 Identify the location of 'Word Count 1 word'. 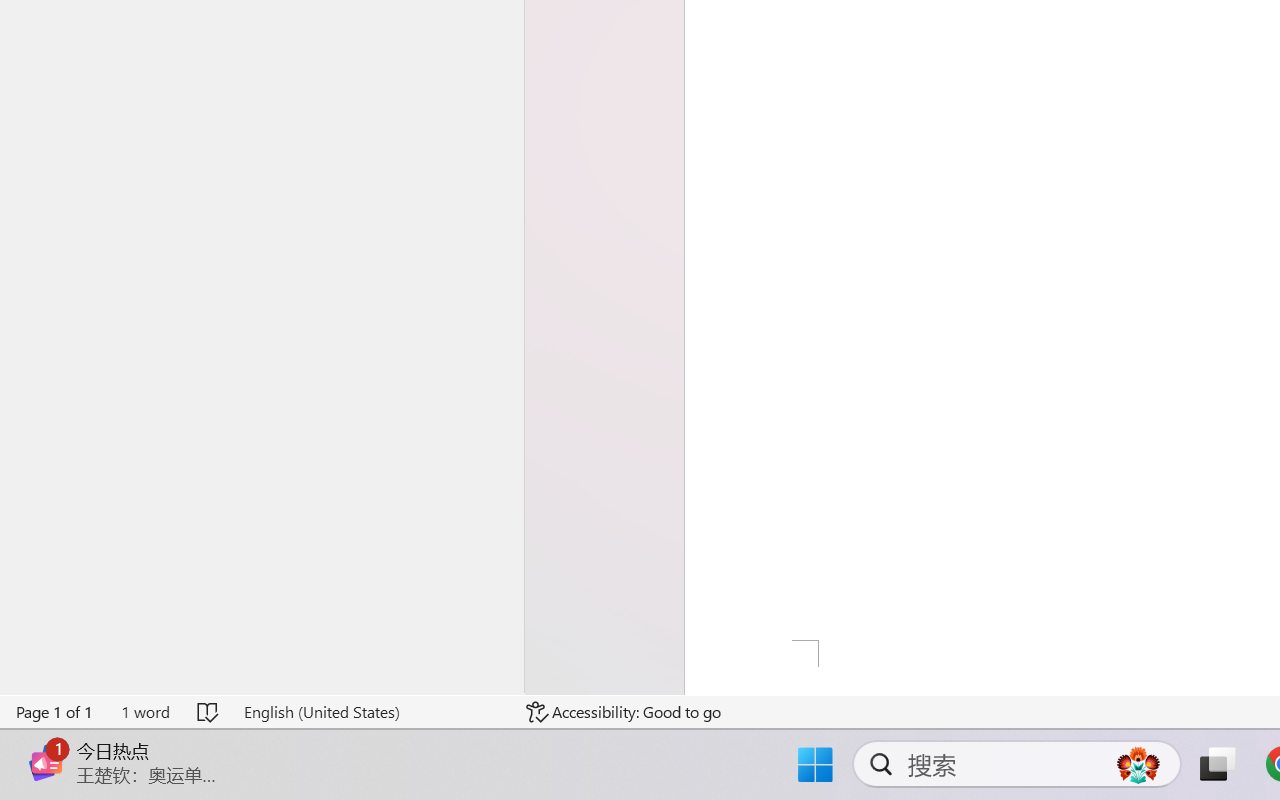
(144, 711).